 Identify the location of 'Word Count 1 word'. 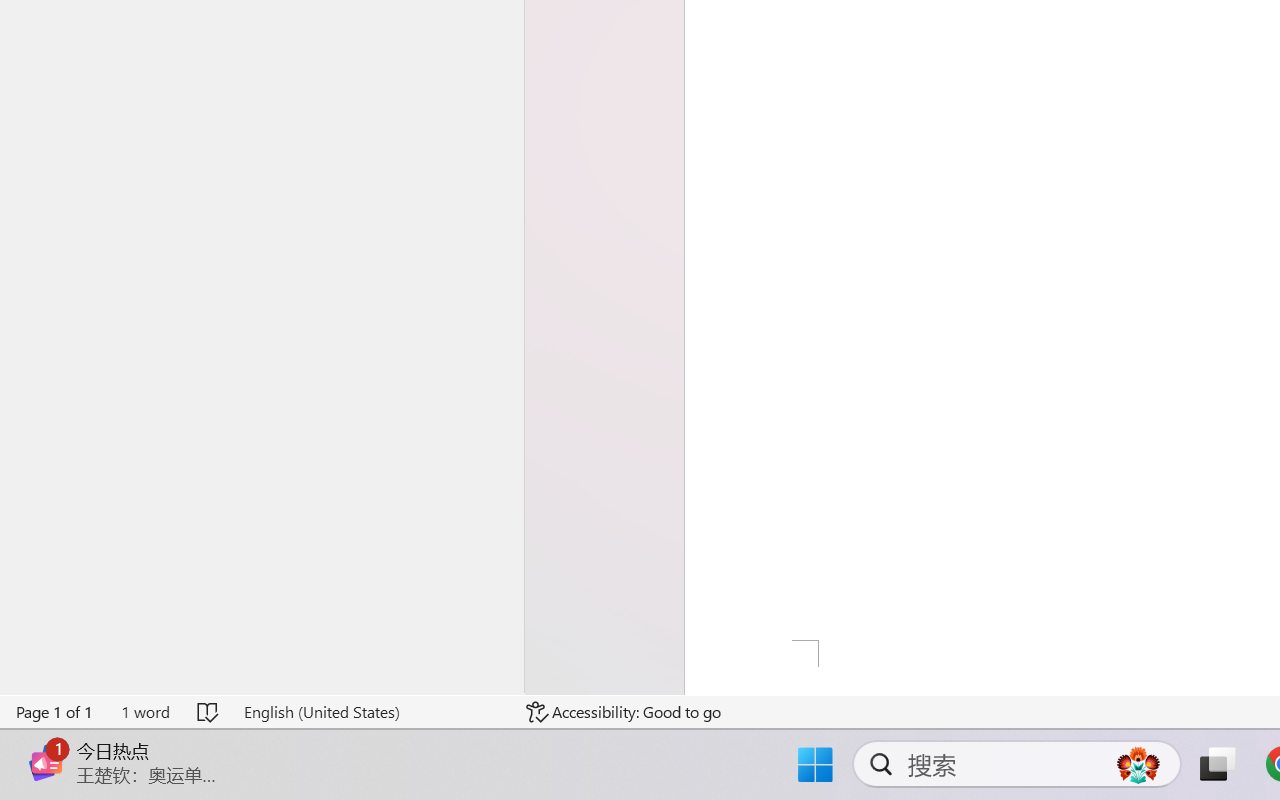
(144, 711).